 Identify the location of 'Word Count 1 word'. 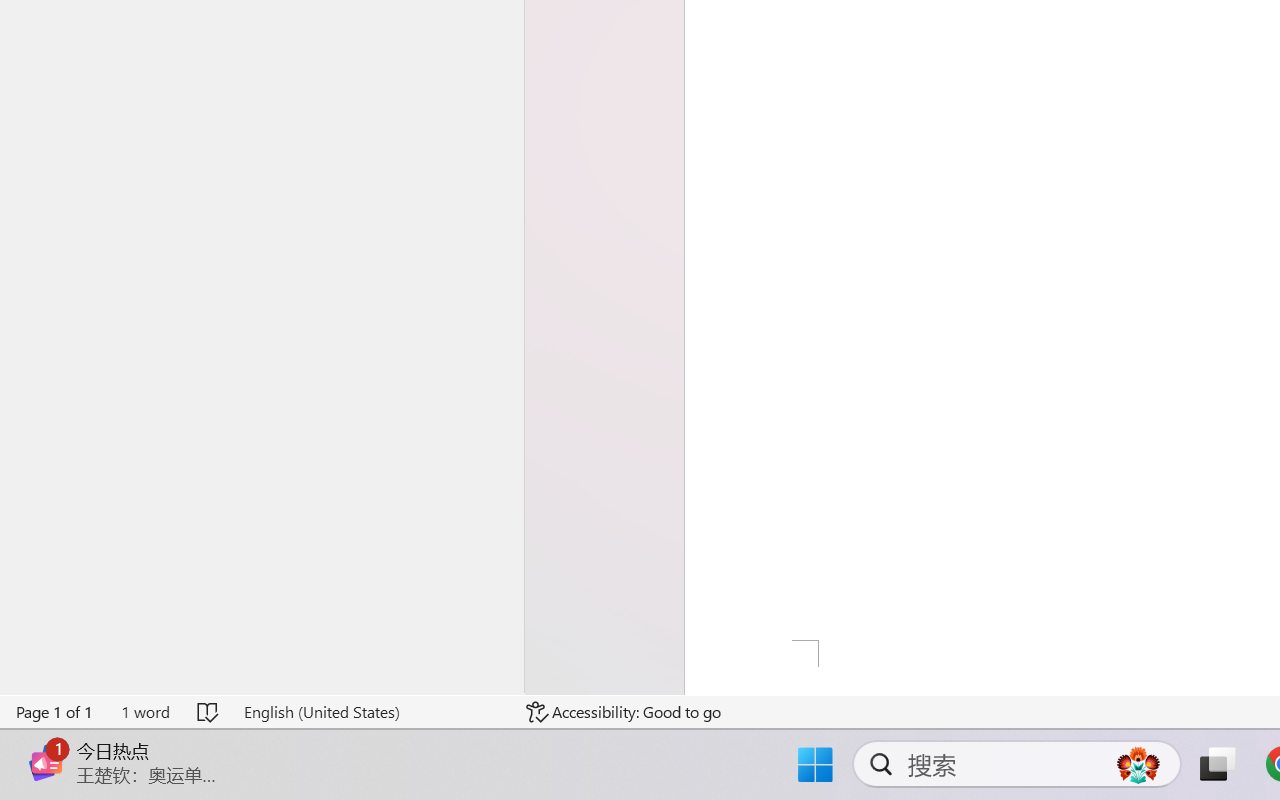
(144, 711).